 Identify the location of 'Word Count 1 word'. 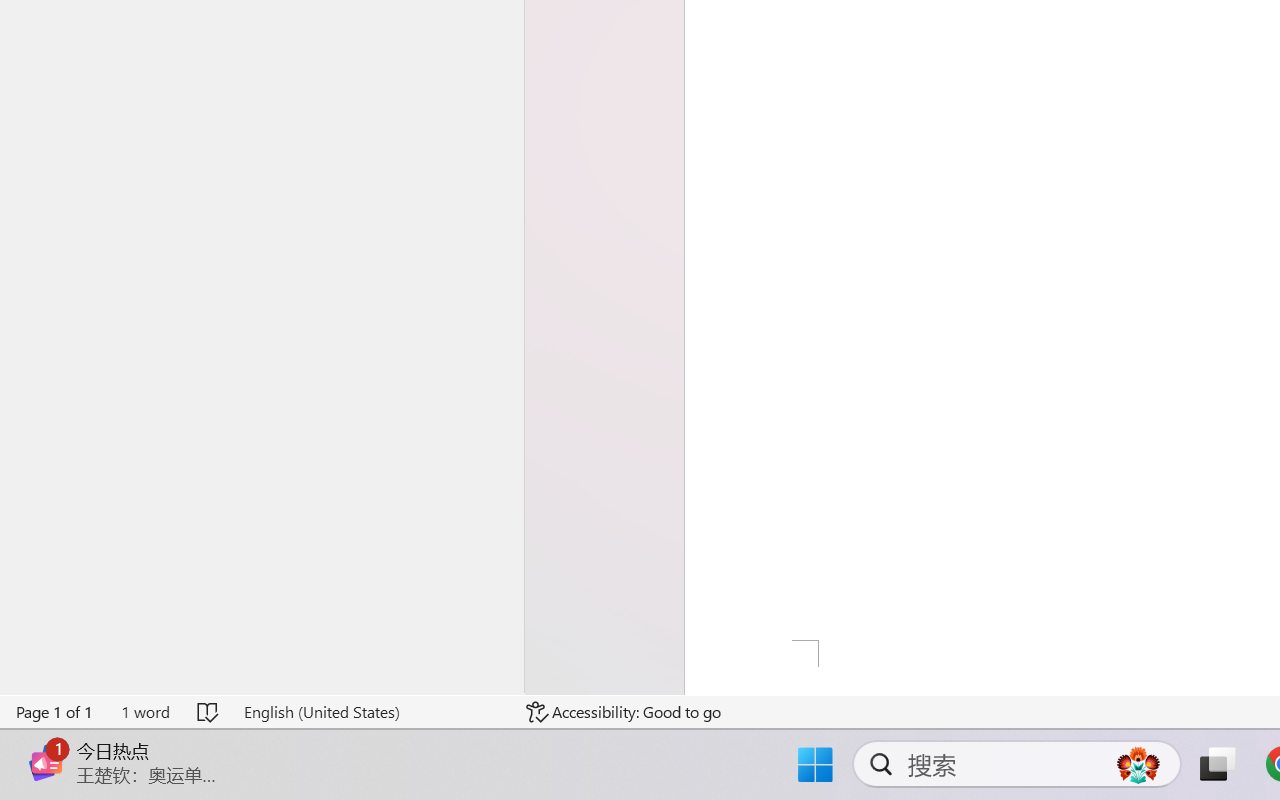
(144, 711).